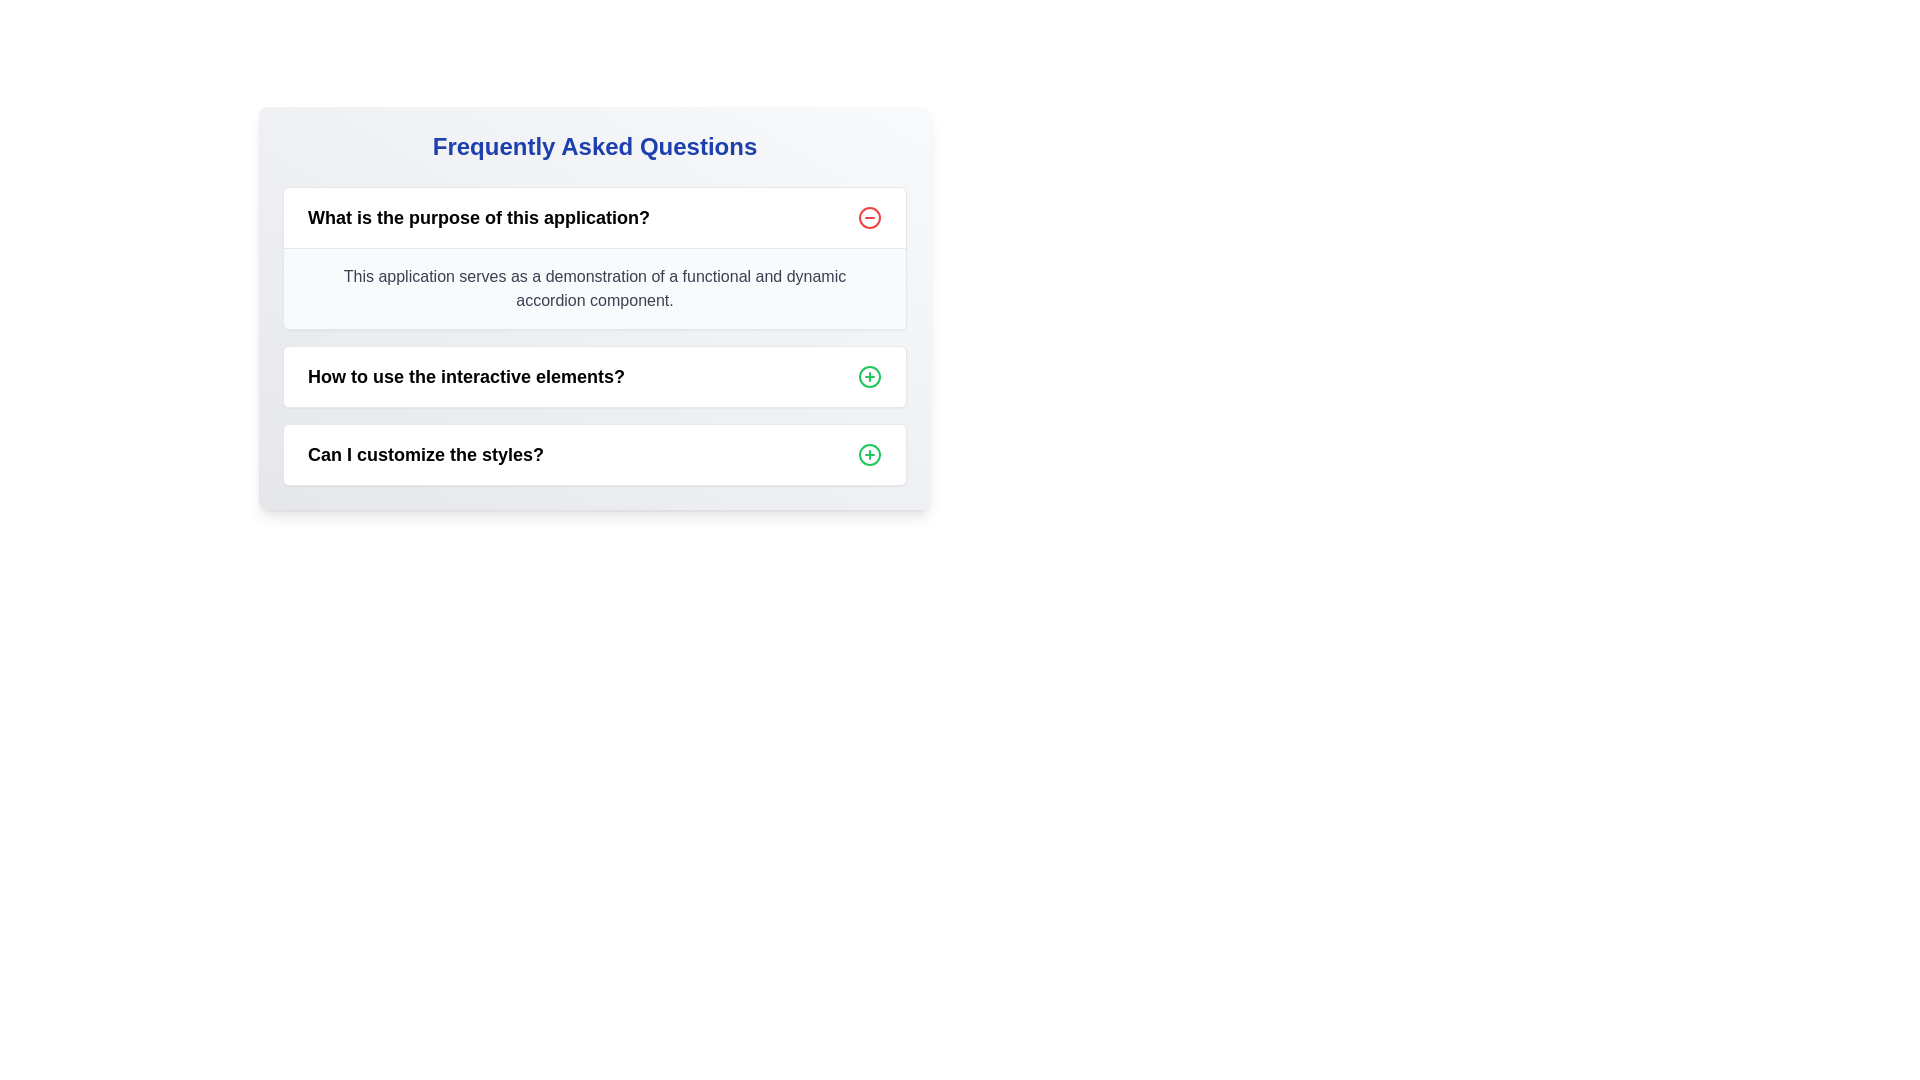 The width and height of the screenshot is (1920, 1080). Describe the element at coordinates (594, 288) in the screenshot. I see `the text block with light gray background containing the sentence 'This application serves as a demonstration of a functional and dynamic accordion component.' located below the header 'What is the purpose of this application?'` at that location.